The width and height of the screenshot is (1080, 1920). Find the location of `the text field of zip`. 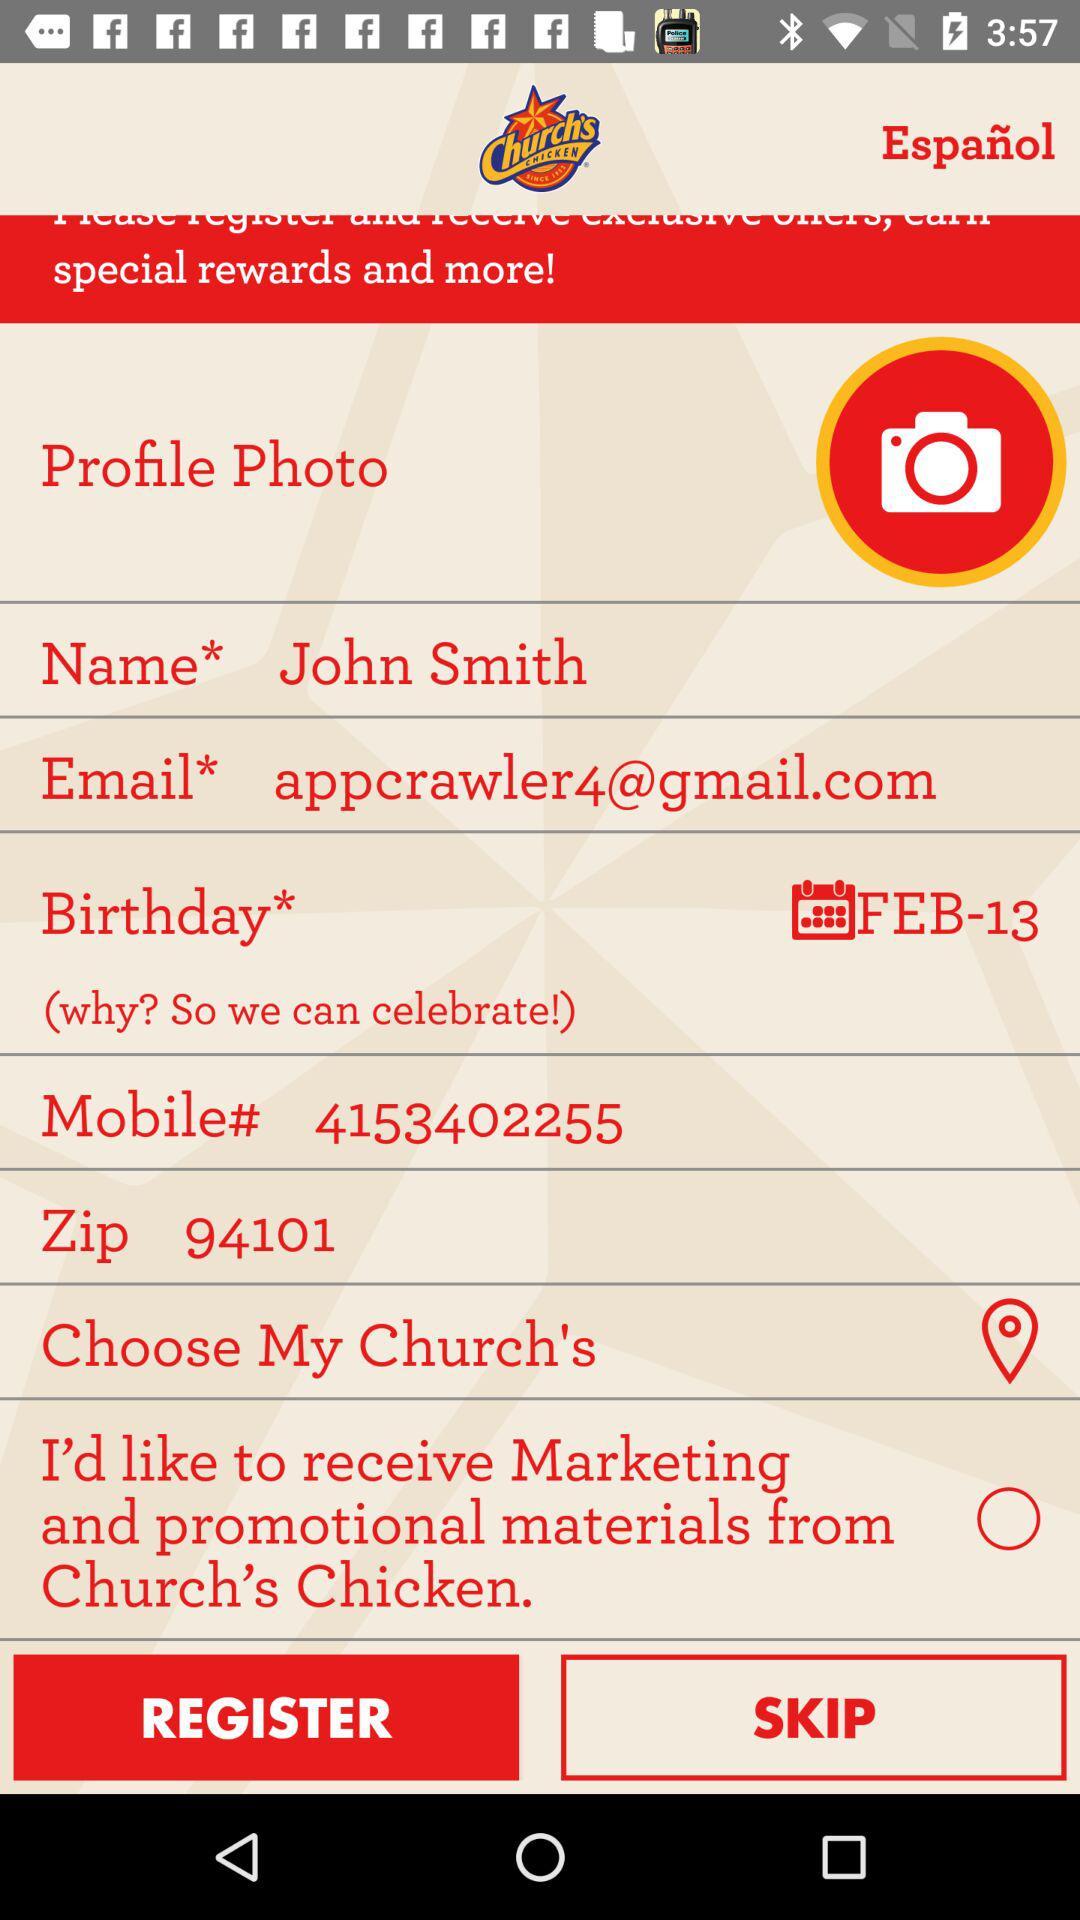

the text field of zip is located at coordinates (548, 1225).